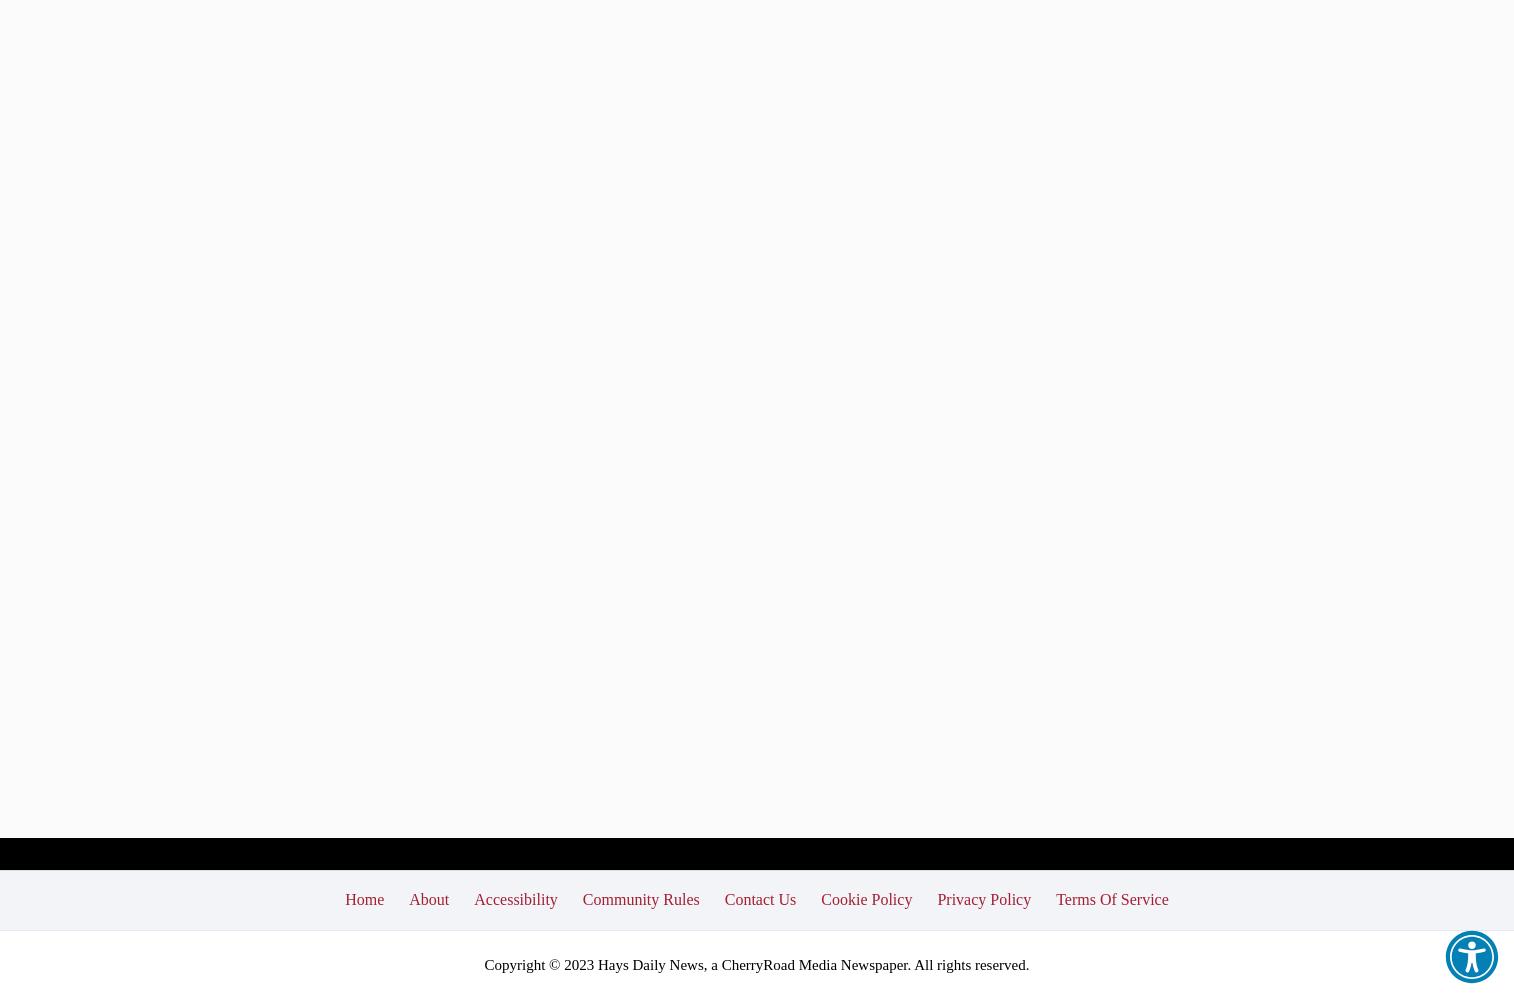 The image size is (1514, 1000). I want to click on 'Copyright © 2023 Hays Daily News, a', so click(602, 963).